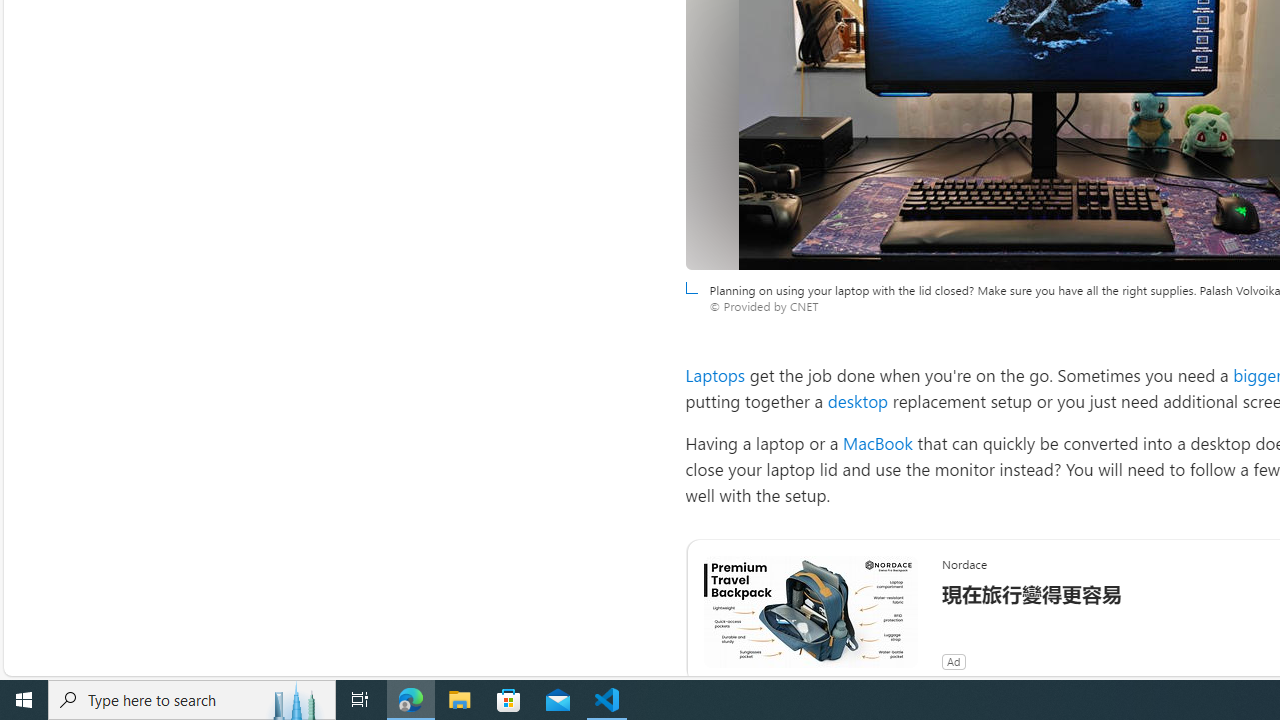 The width and height of the screenshot is (1280, 720). What do you see at coordinates (715, 375) in the screenshot?
I see `'Laptops'` at bounding box center [715, 375].